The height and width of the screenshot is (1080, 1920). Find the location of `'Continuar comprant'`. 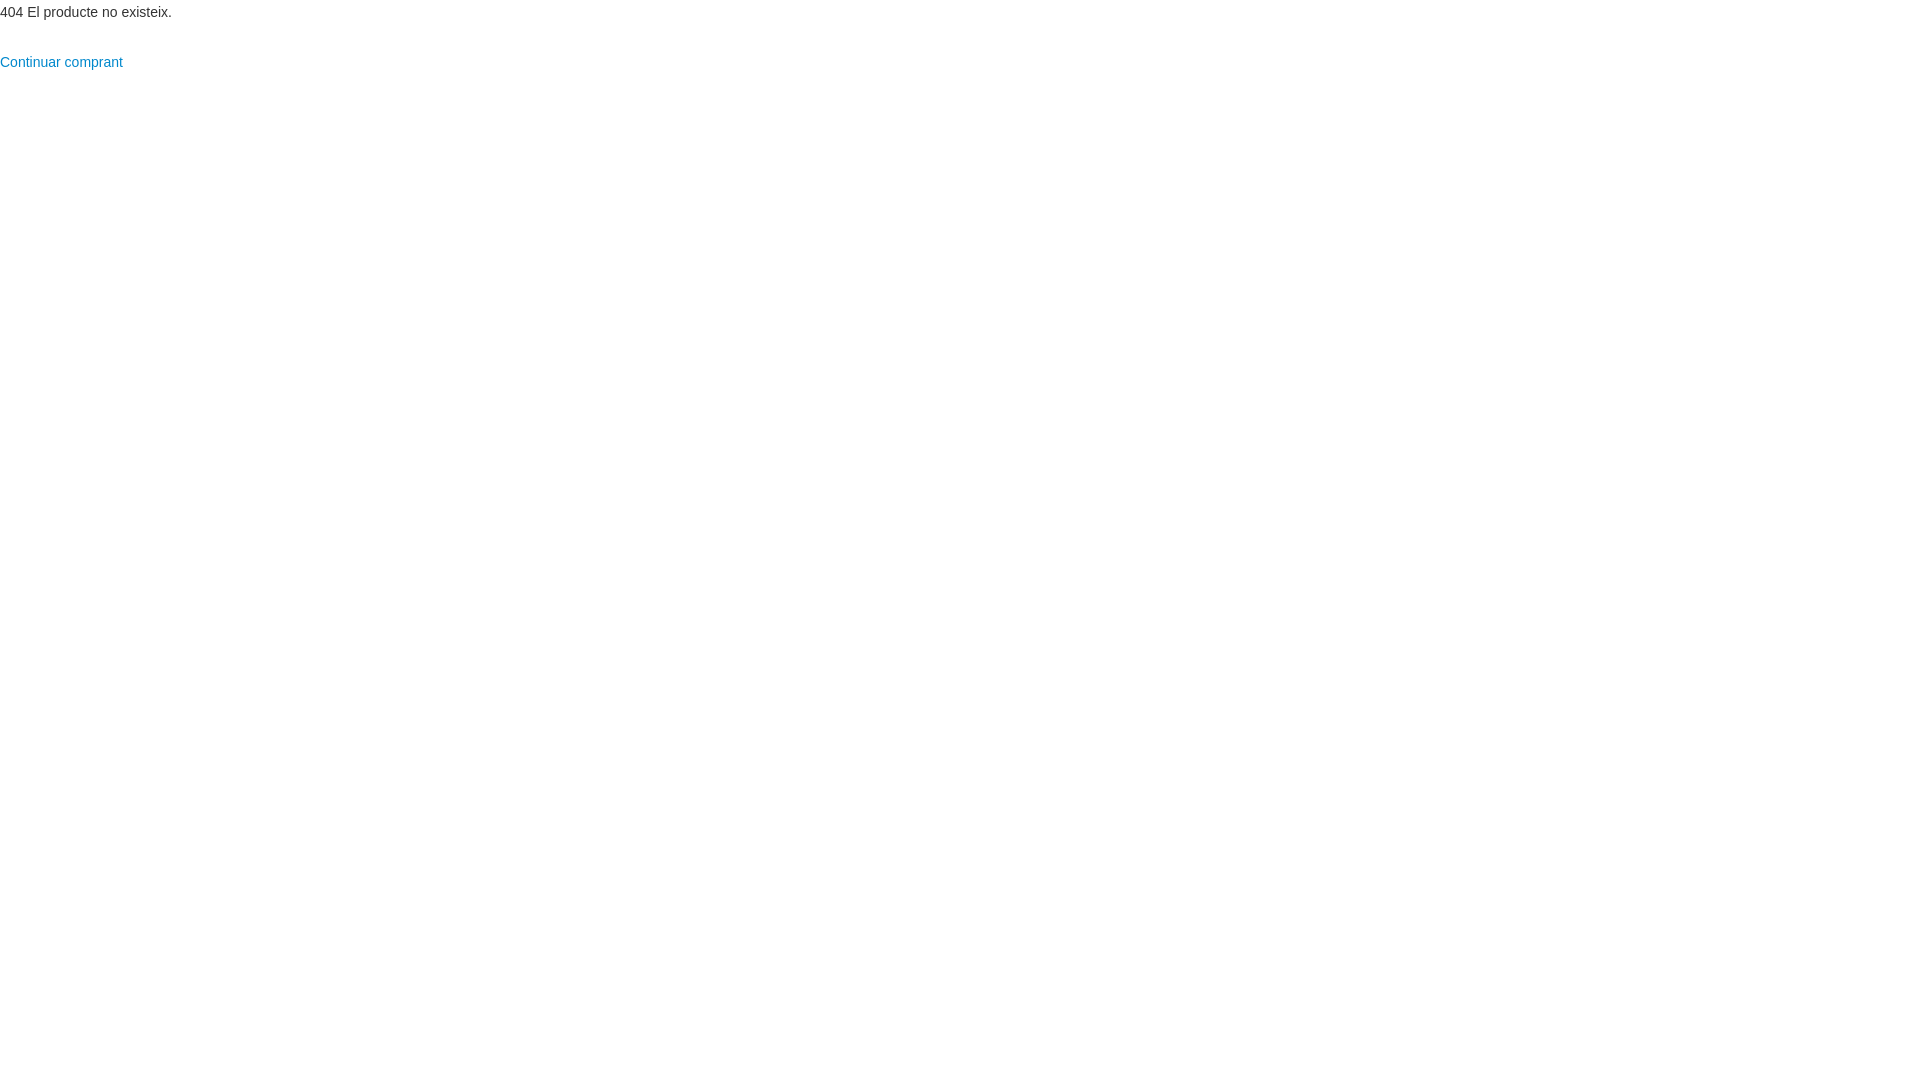

'Continuar comprant' is located at coordinates (61, 60).